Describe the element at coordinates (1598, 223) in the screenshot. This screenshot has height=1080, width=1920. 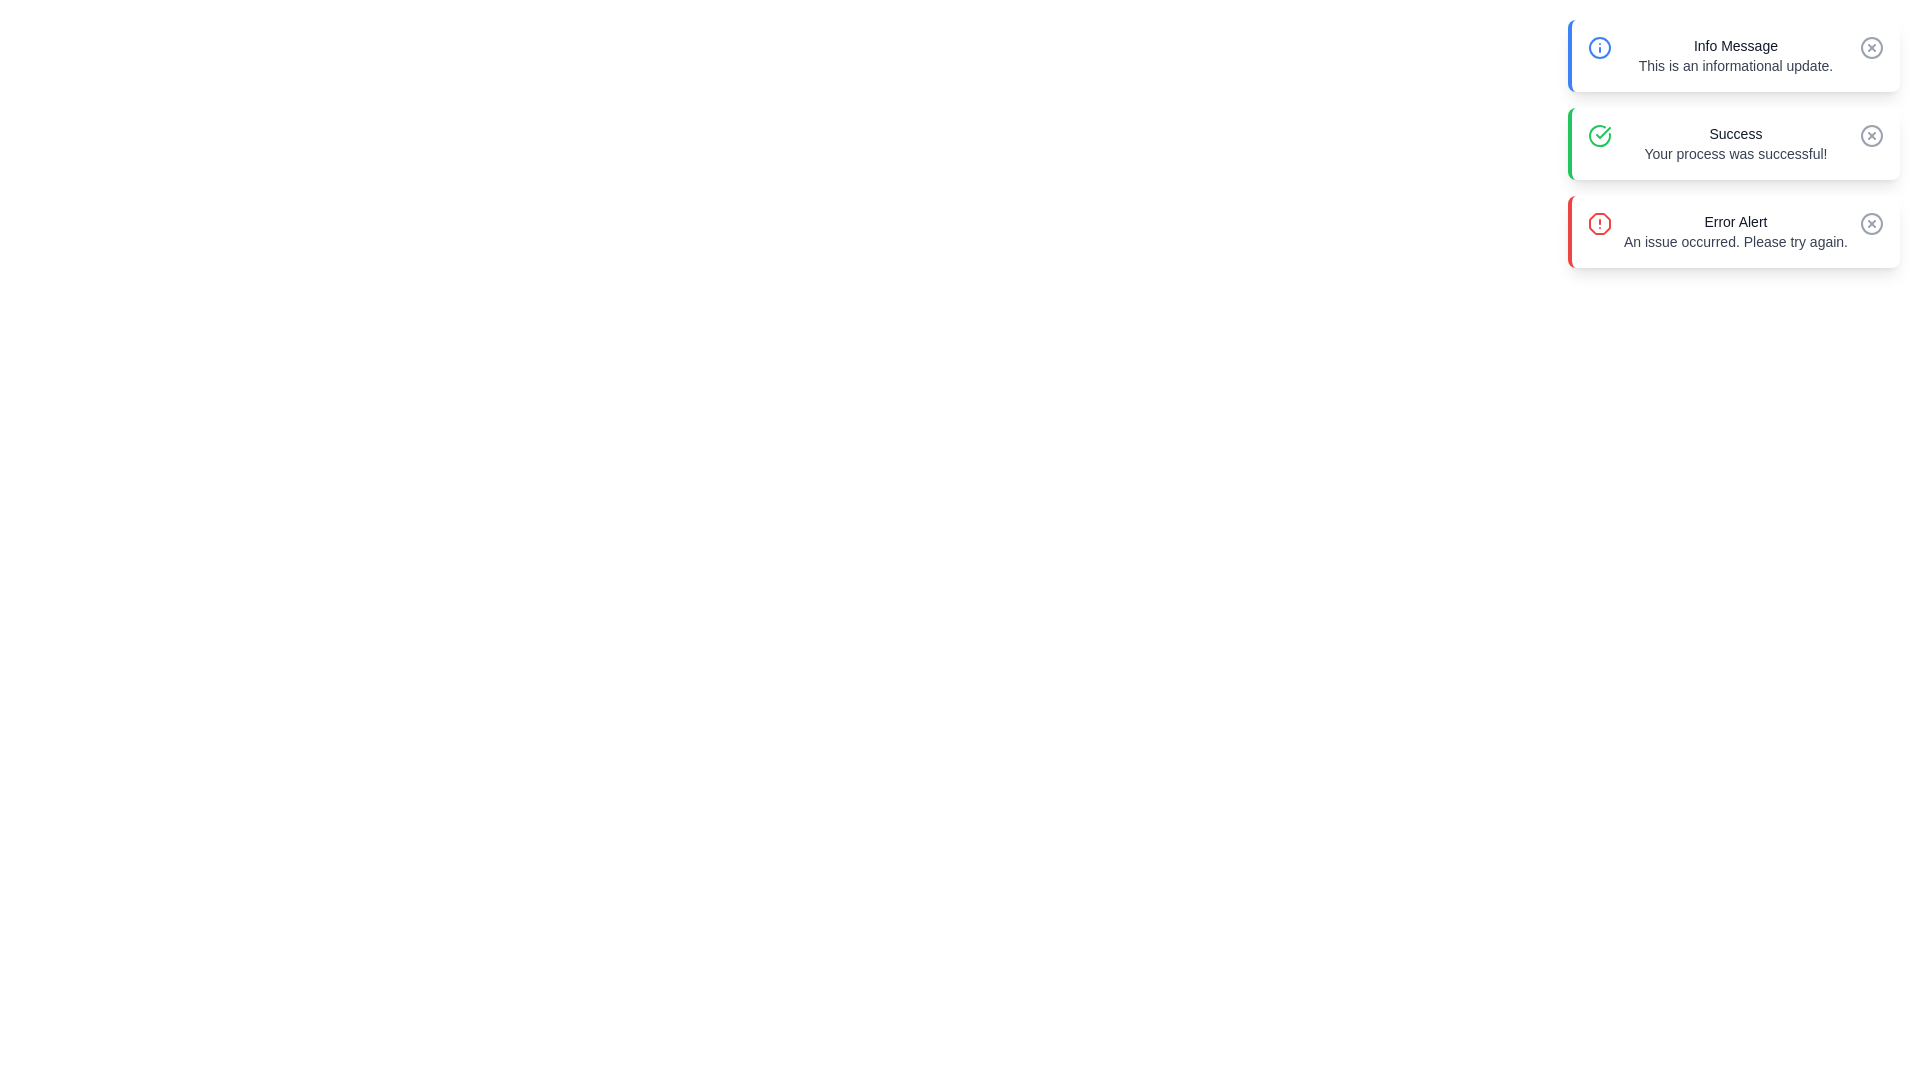
I see `the error alert icon located in the top-left corner of the 'Error Alert' notification card` at that location.